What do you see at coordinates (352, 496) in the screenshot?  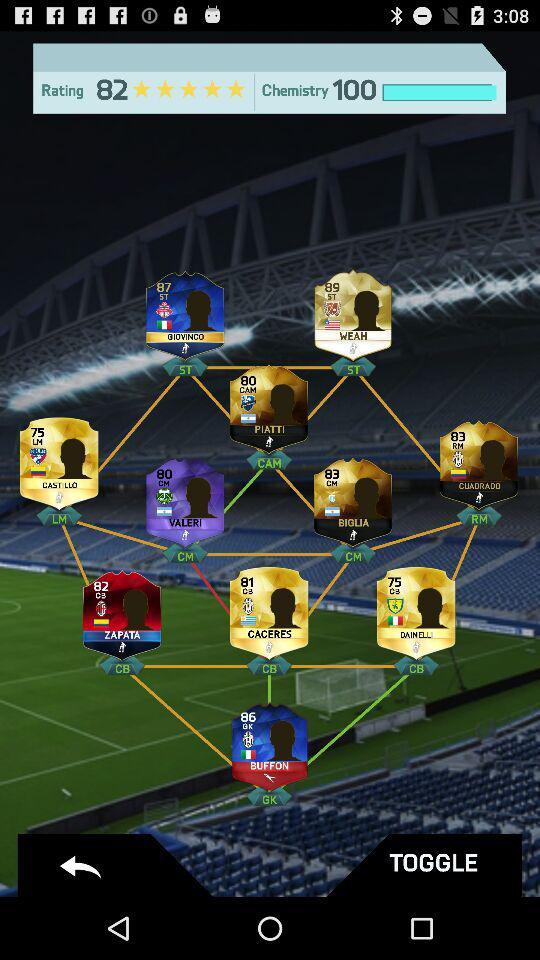 I see `player biglia` at bounding box center [352, 496].